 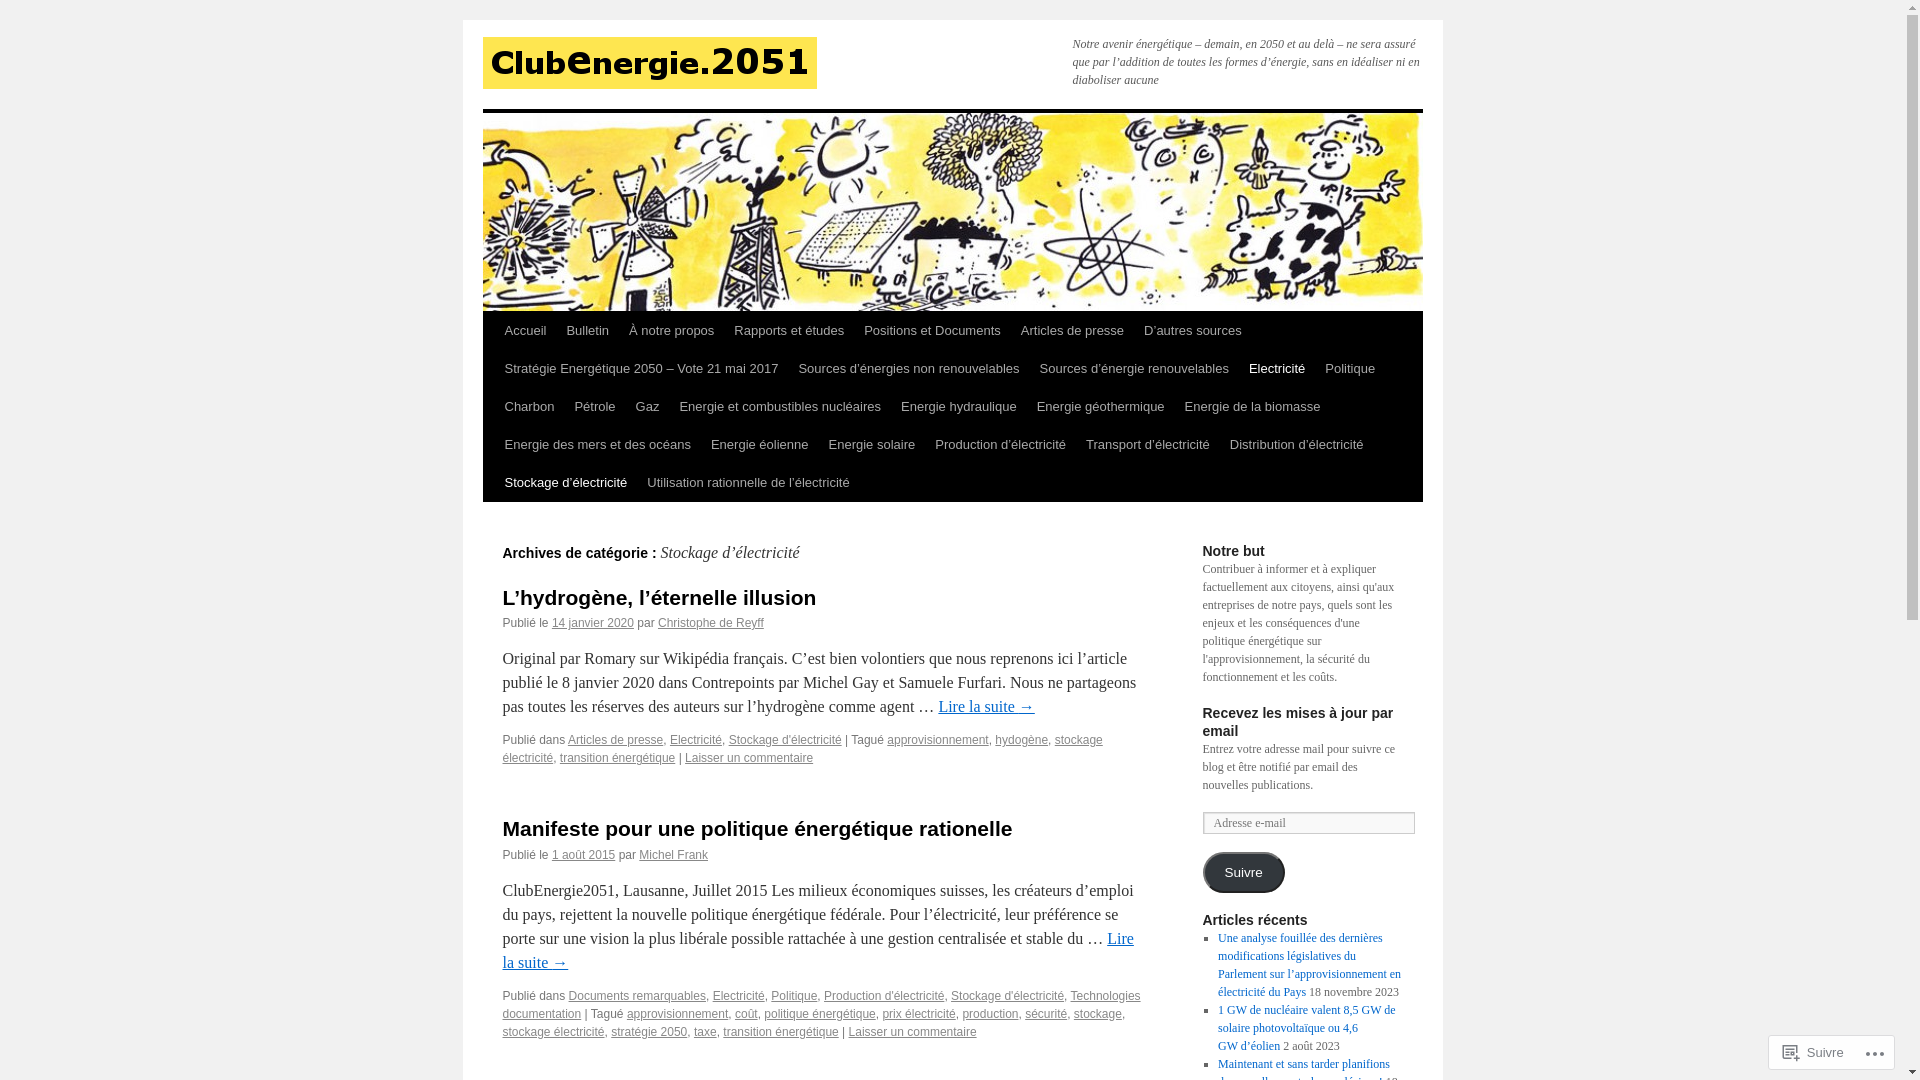 I want to click on 'Suivre', so click(x=1200, y=871).